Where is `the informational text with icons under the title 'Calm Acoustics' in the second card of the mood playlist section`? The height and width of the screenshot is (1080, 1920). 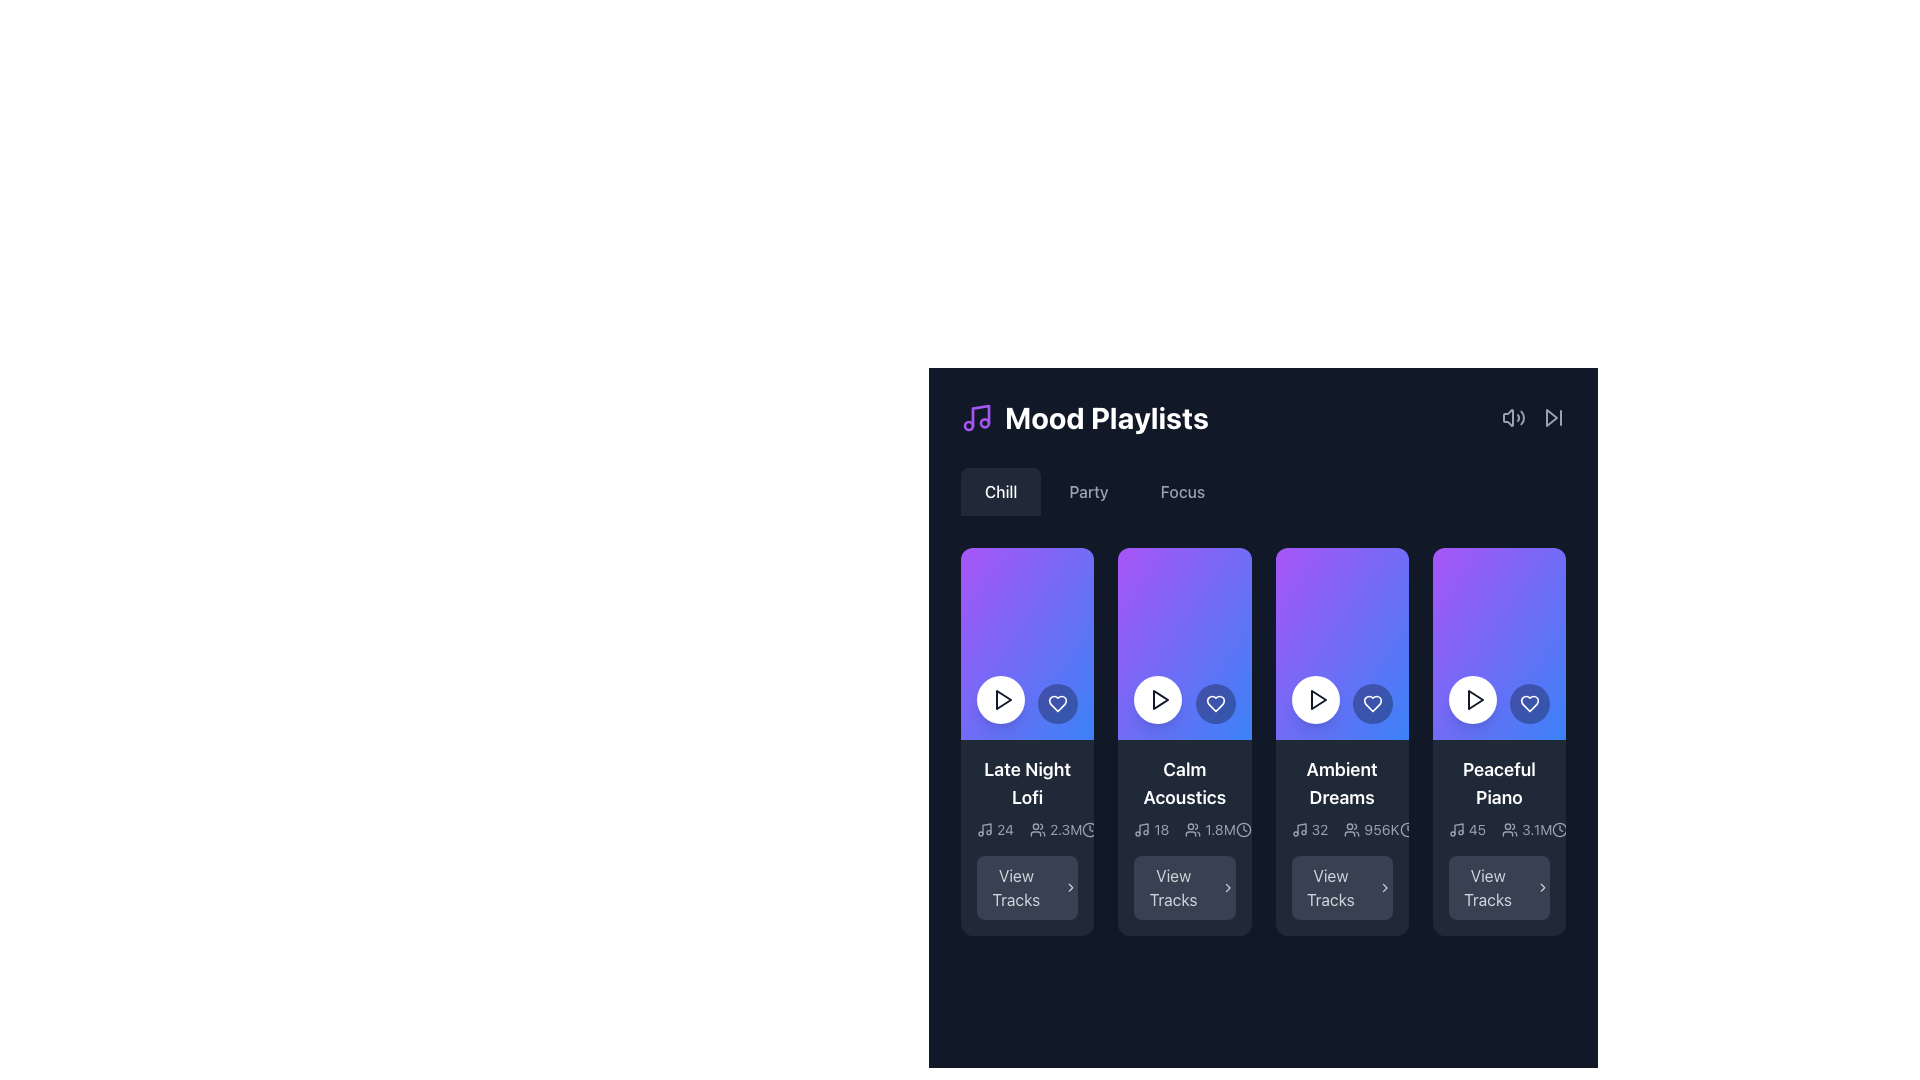 the informational text with icons under the title 'Calm Acoustics' in the second card of the mood playlist section is located at coordinates (1184, 829).